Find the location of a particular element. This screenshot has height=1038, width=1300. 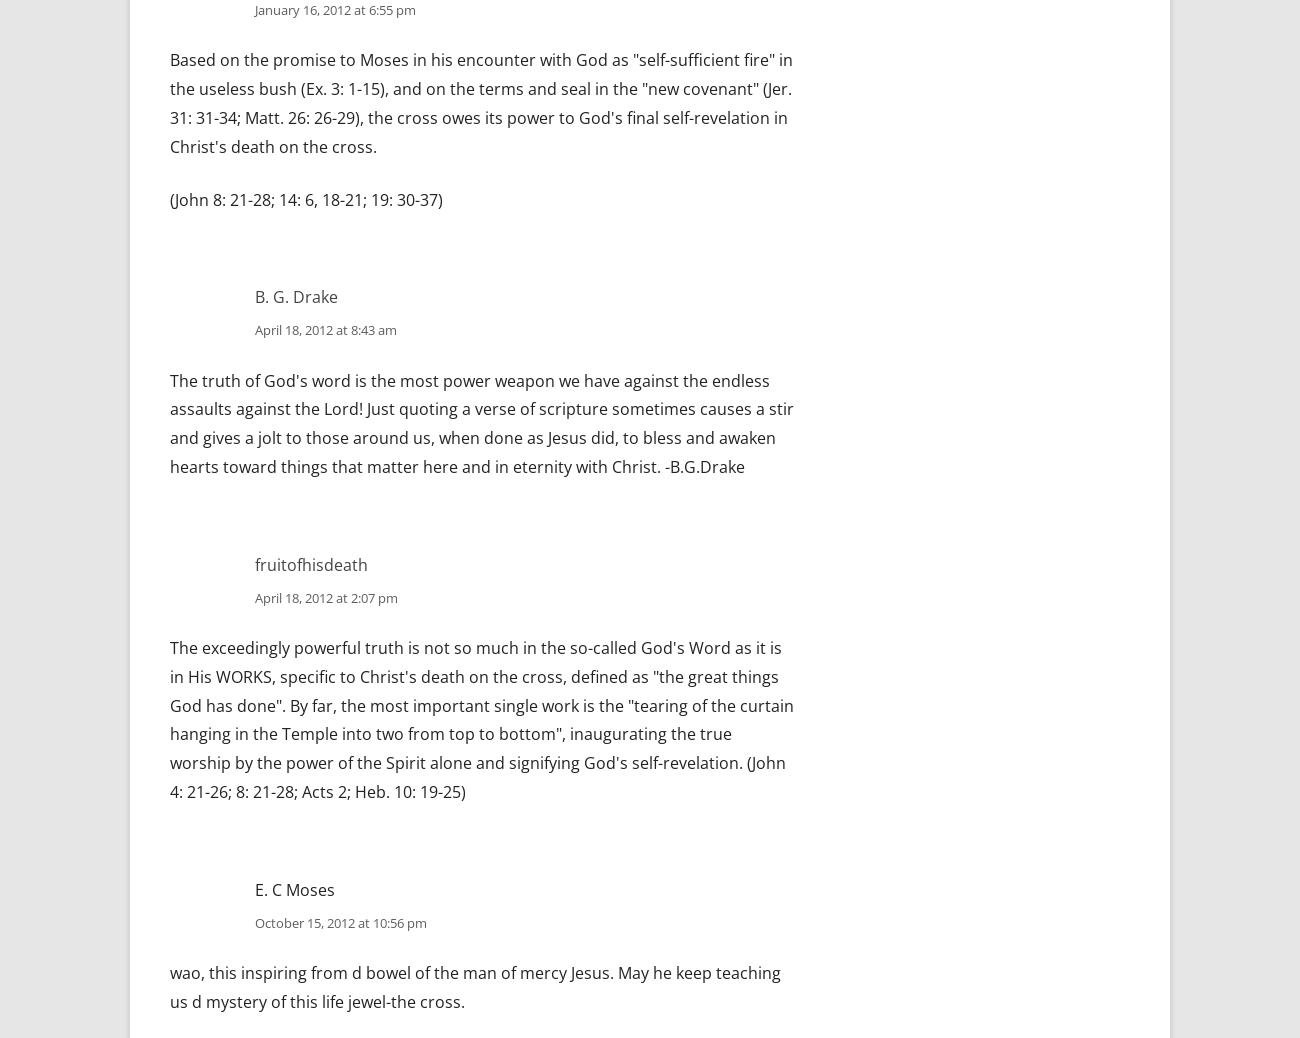

'The truth of God's word is the most power weapon we have against the endless assaults against the Lord! Just quoting a verse of scripture sometimes causes a stir and gives a jolt to those around us, when done as Jesus did, to bless and awaken hearts toward things that matter here and in eternity with Christ. -B.G.Drake' is located at coordinates (481, 423).